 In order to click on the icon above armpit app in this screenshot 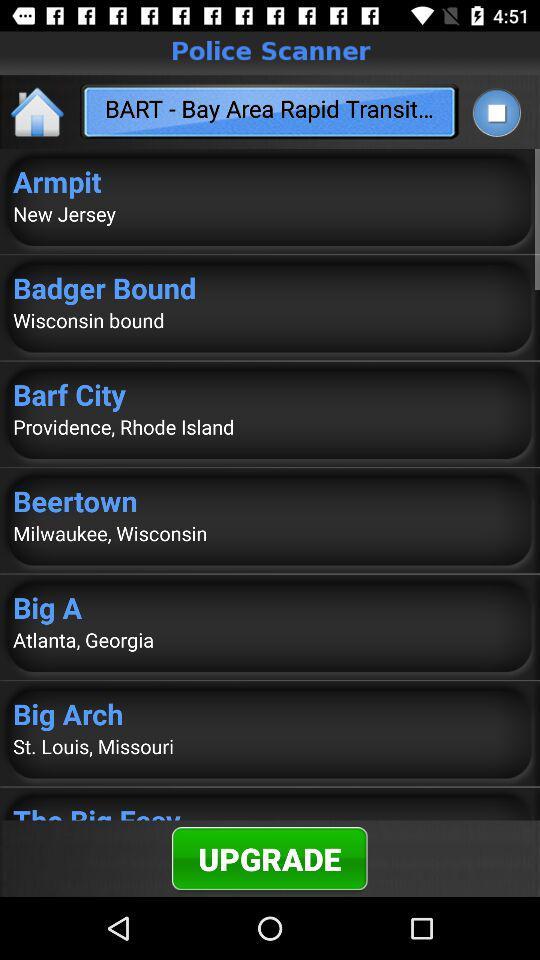, I will do `click(495, 112)`.